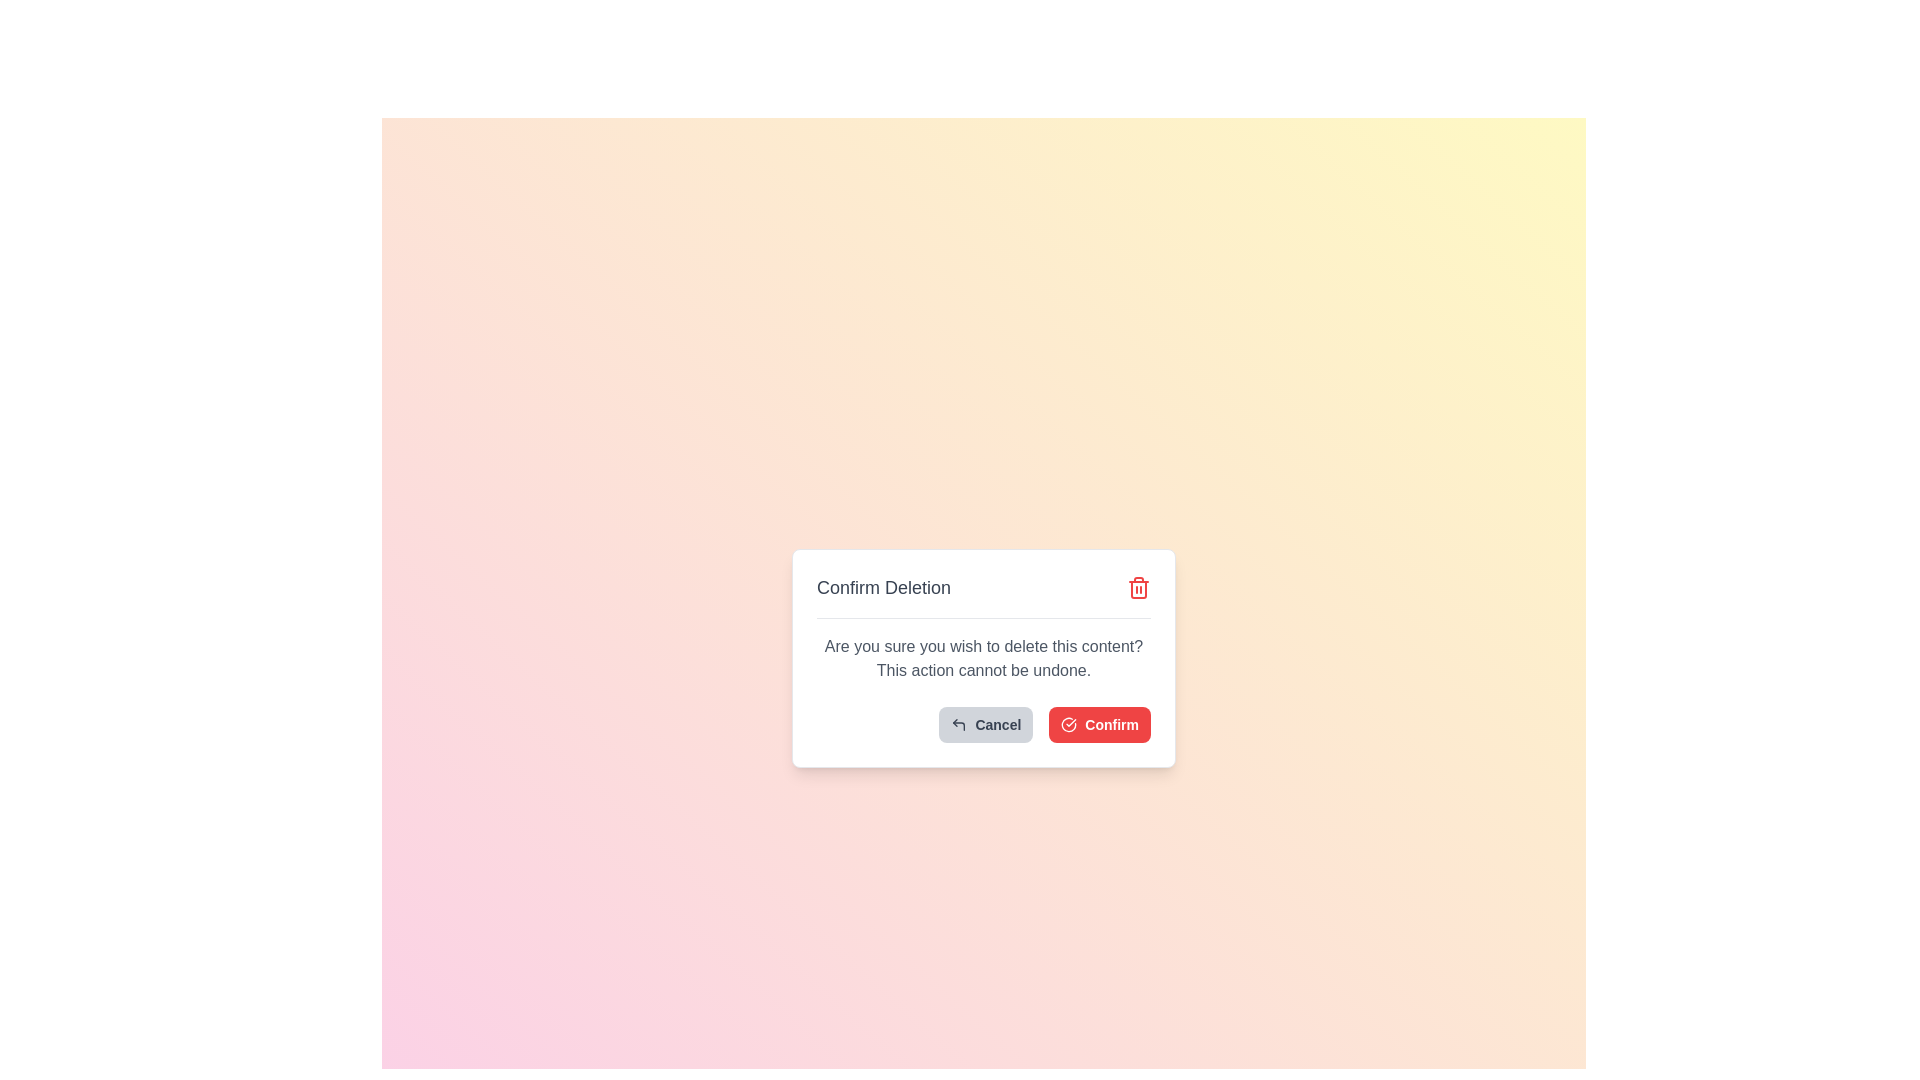 The image size is (1920, 1080). Describe the element at coordinates (986, 724) in the screenshot. I see `the 'Cancel' button located at the bottom-center of the modal dialog` at that location.